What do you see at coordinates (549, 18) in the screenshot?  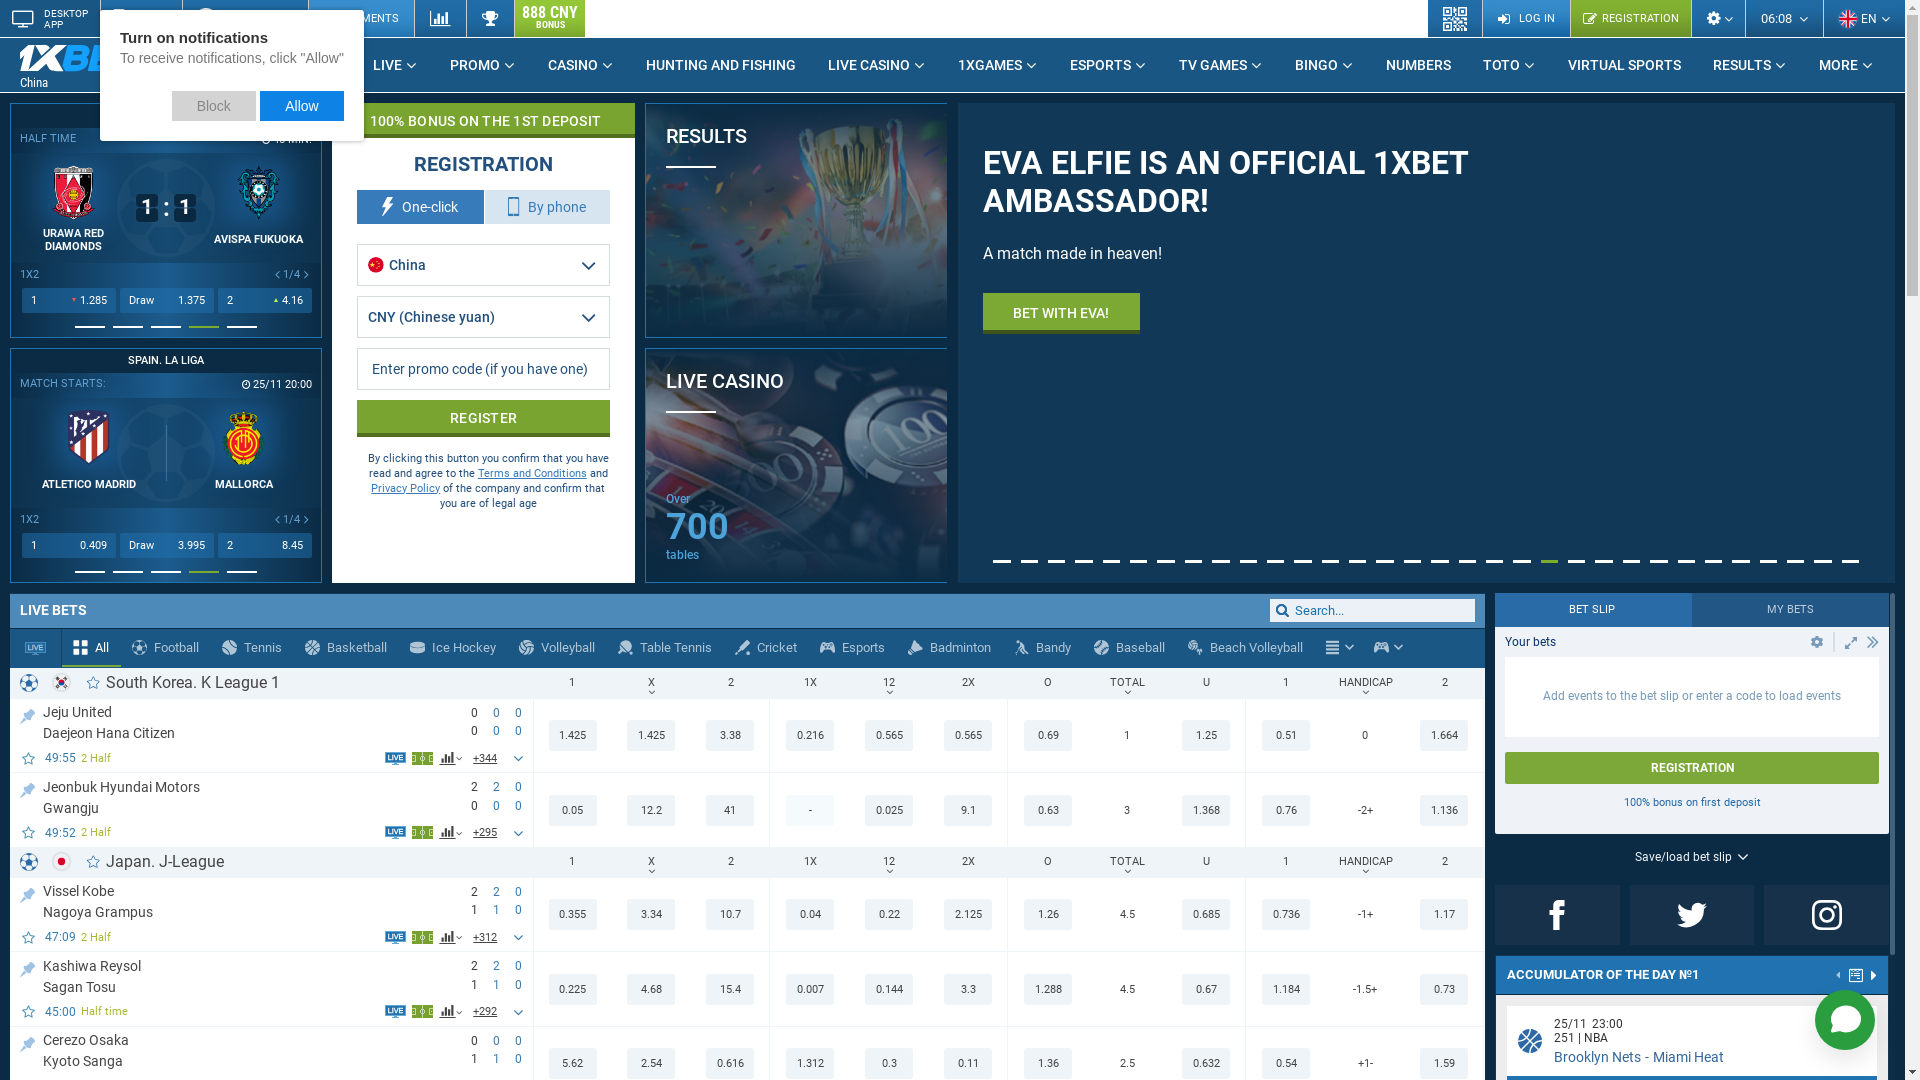 I see `'888 CNY` at bounding box center [549, 18].